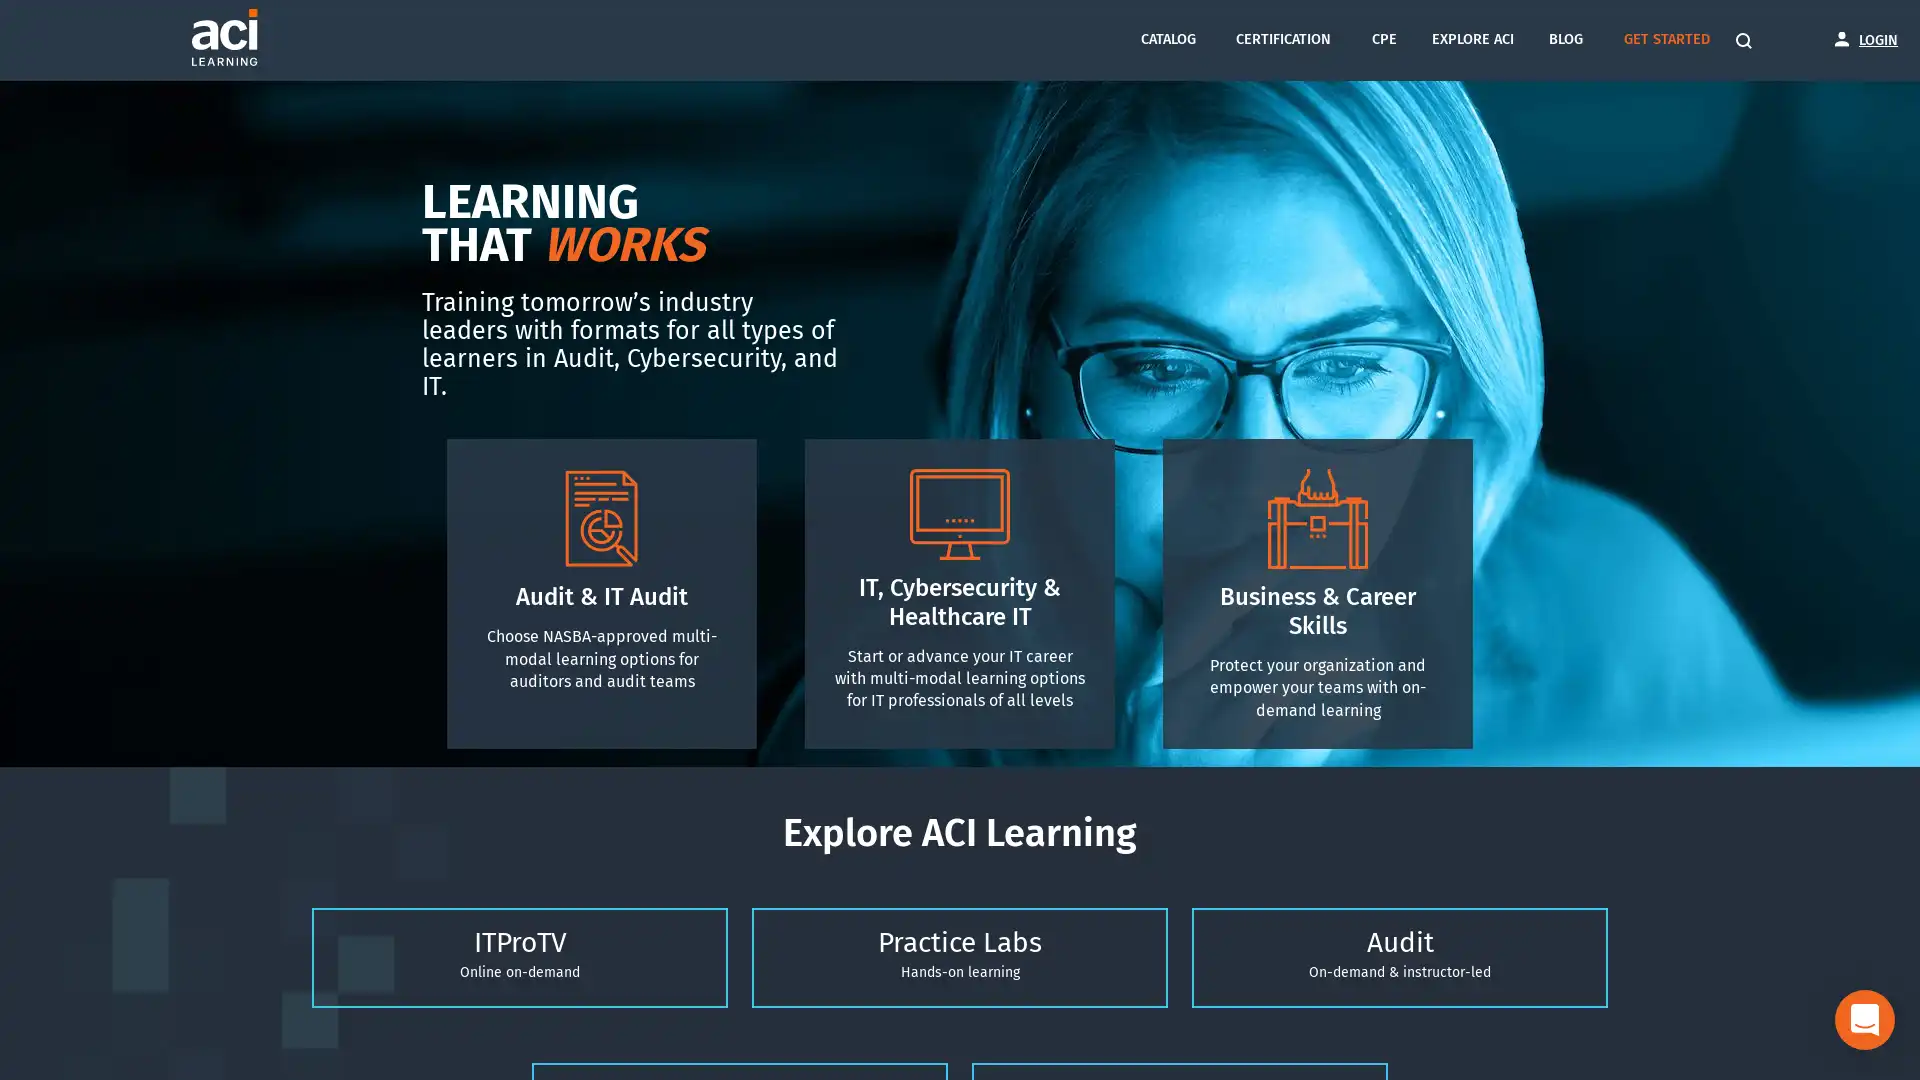  What do you see at coordinates (1563, 39) in the screenshot?
I see `BLOG` at bounding box center [1563, 39].